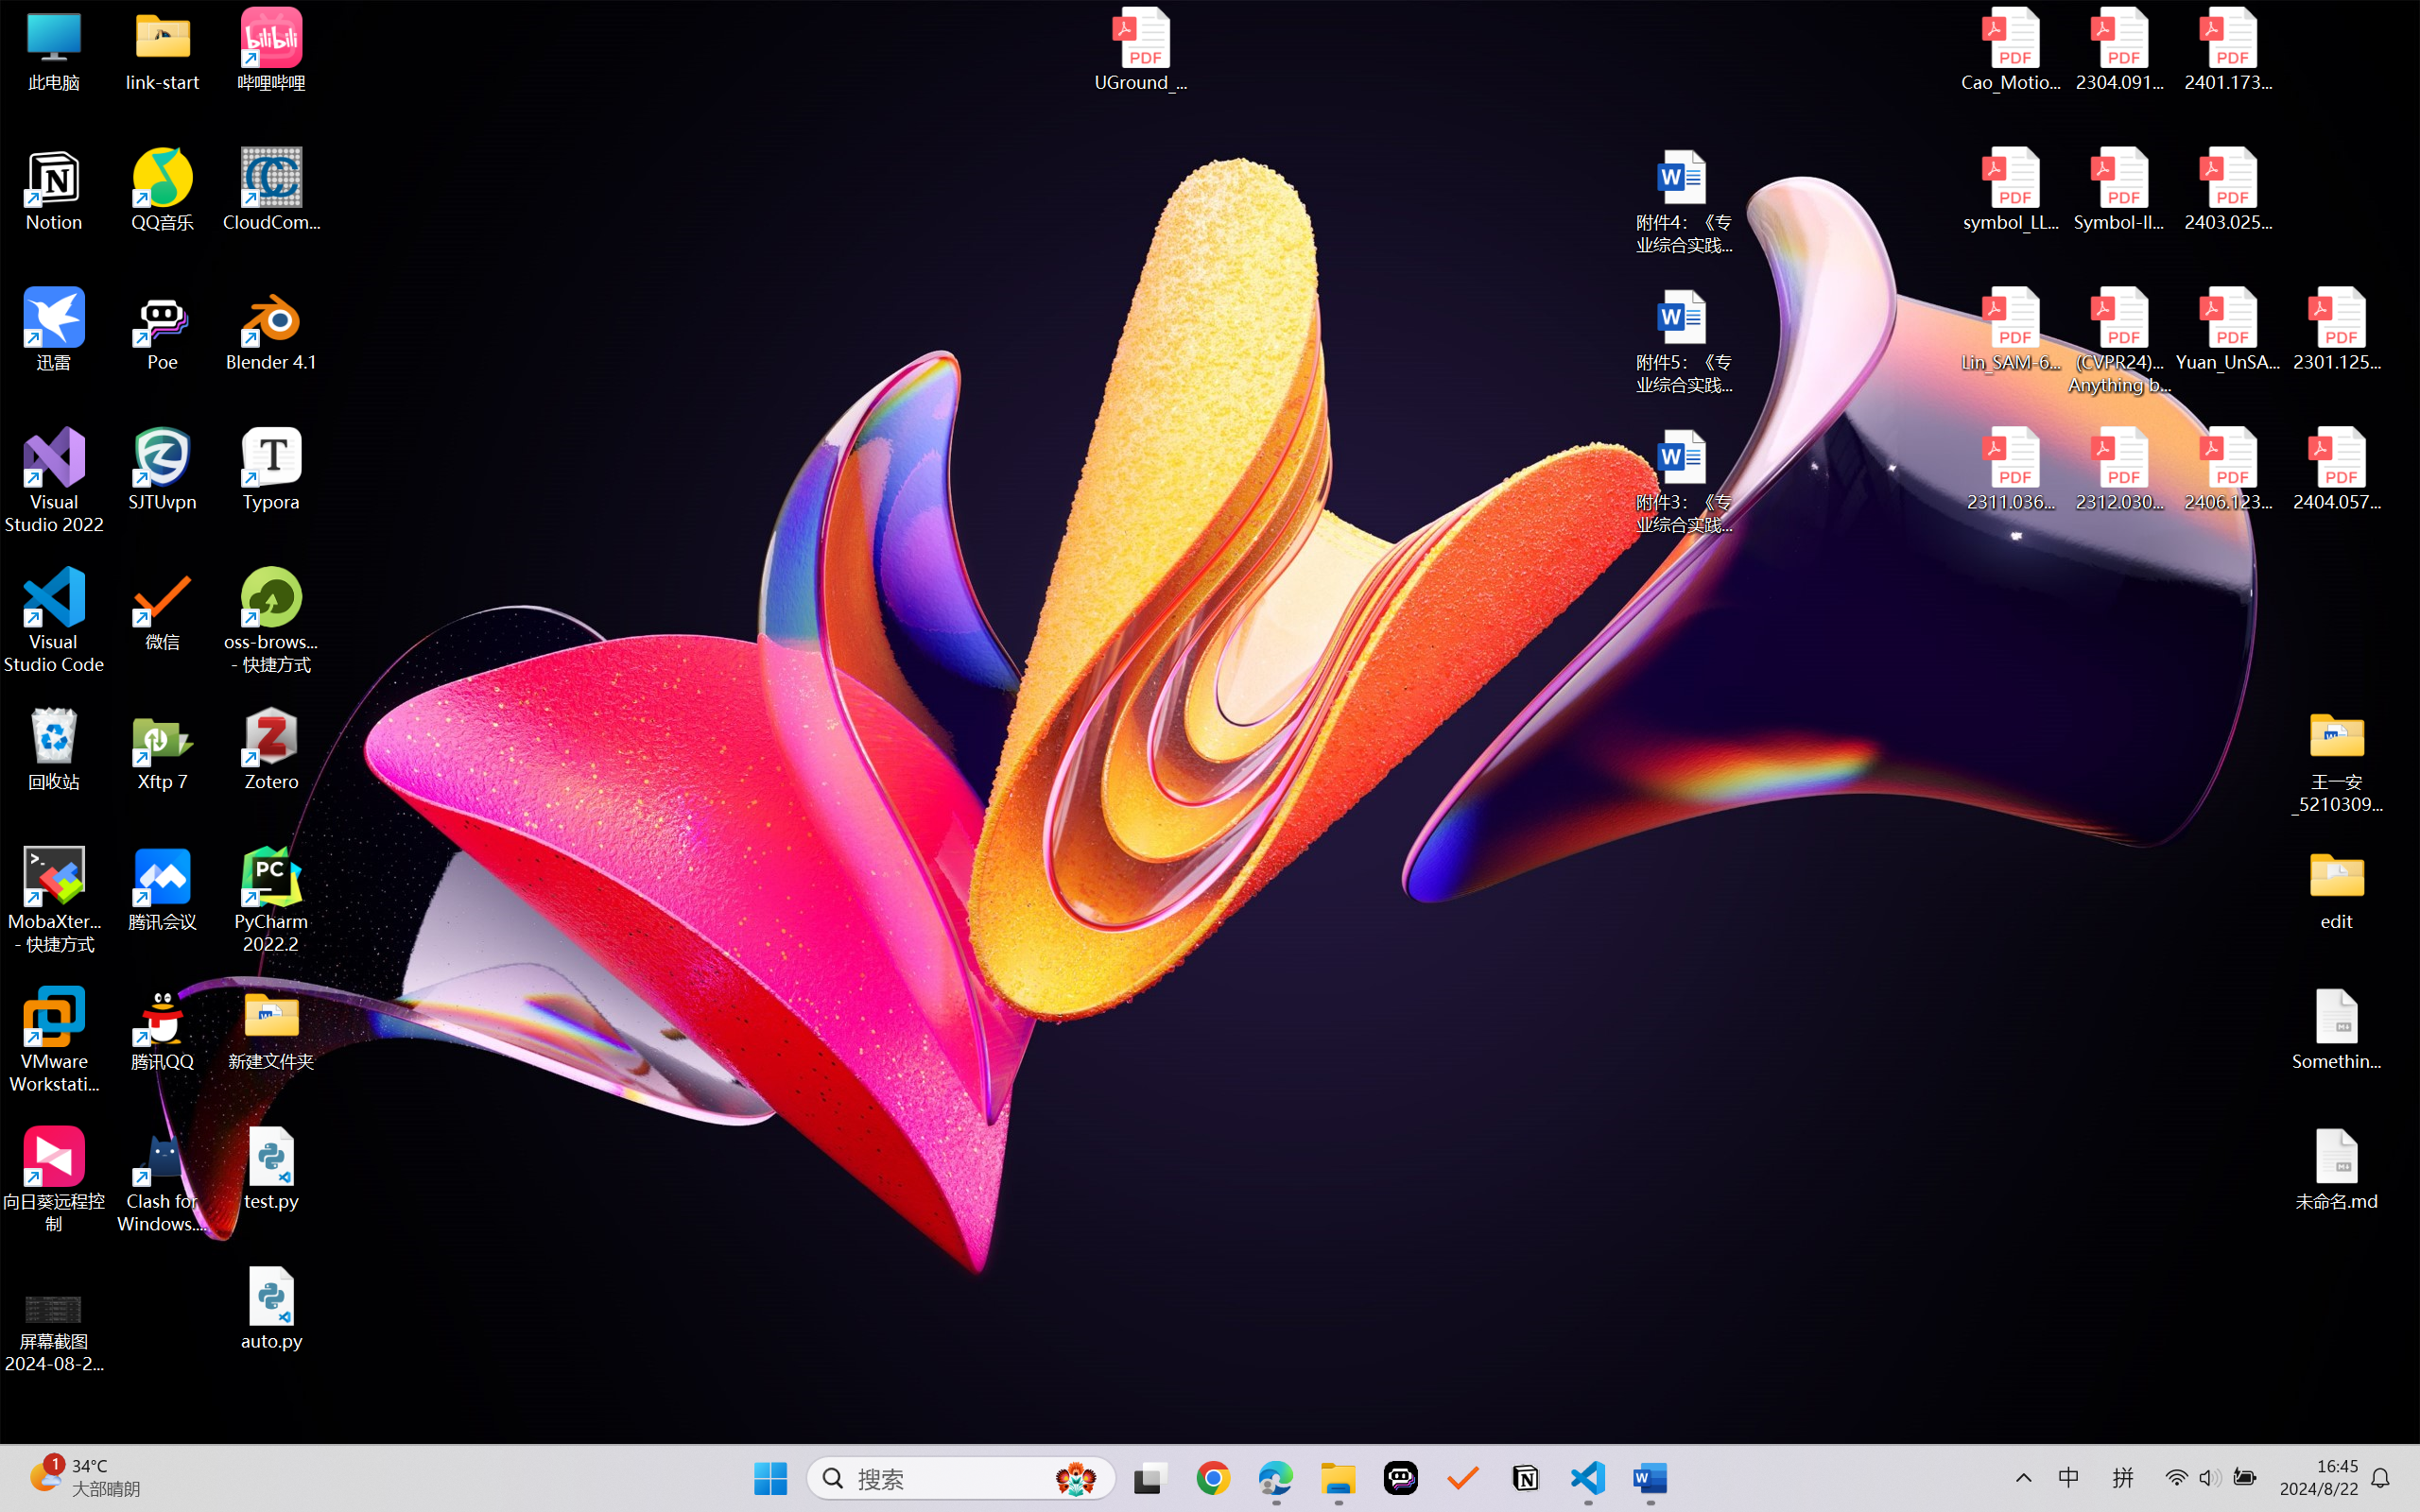 The width and height of the screenshot is (2420, 1512). Describe the element at coordinates (2335, 328) in the screenshot. I see `'2301.12597v3.pdf'` at that location.